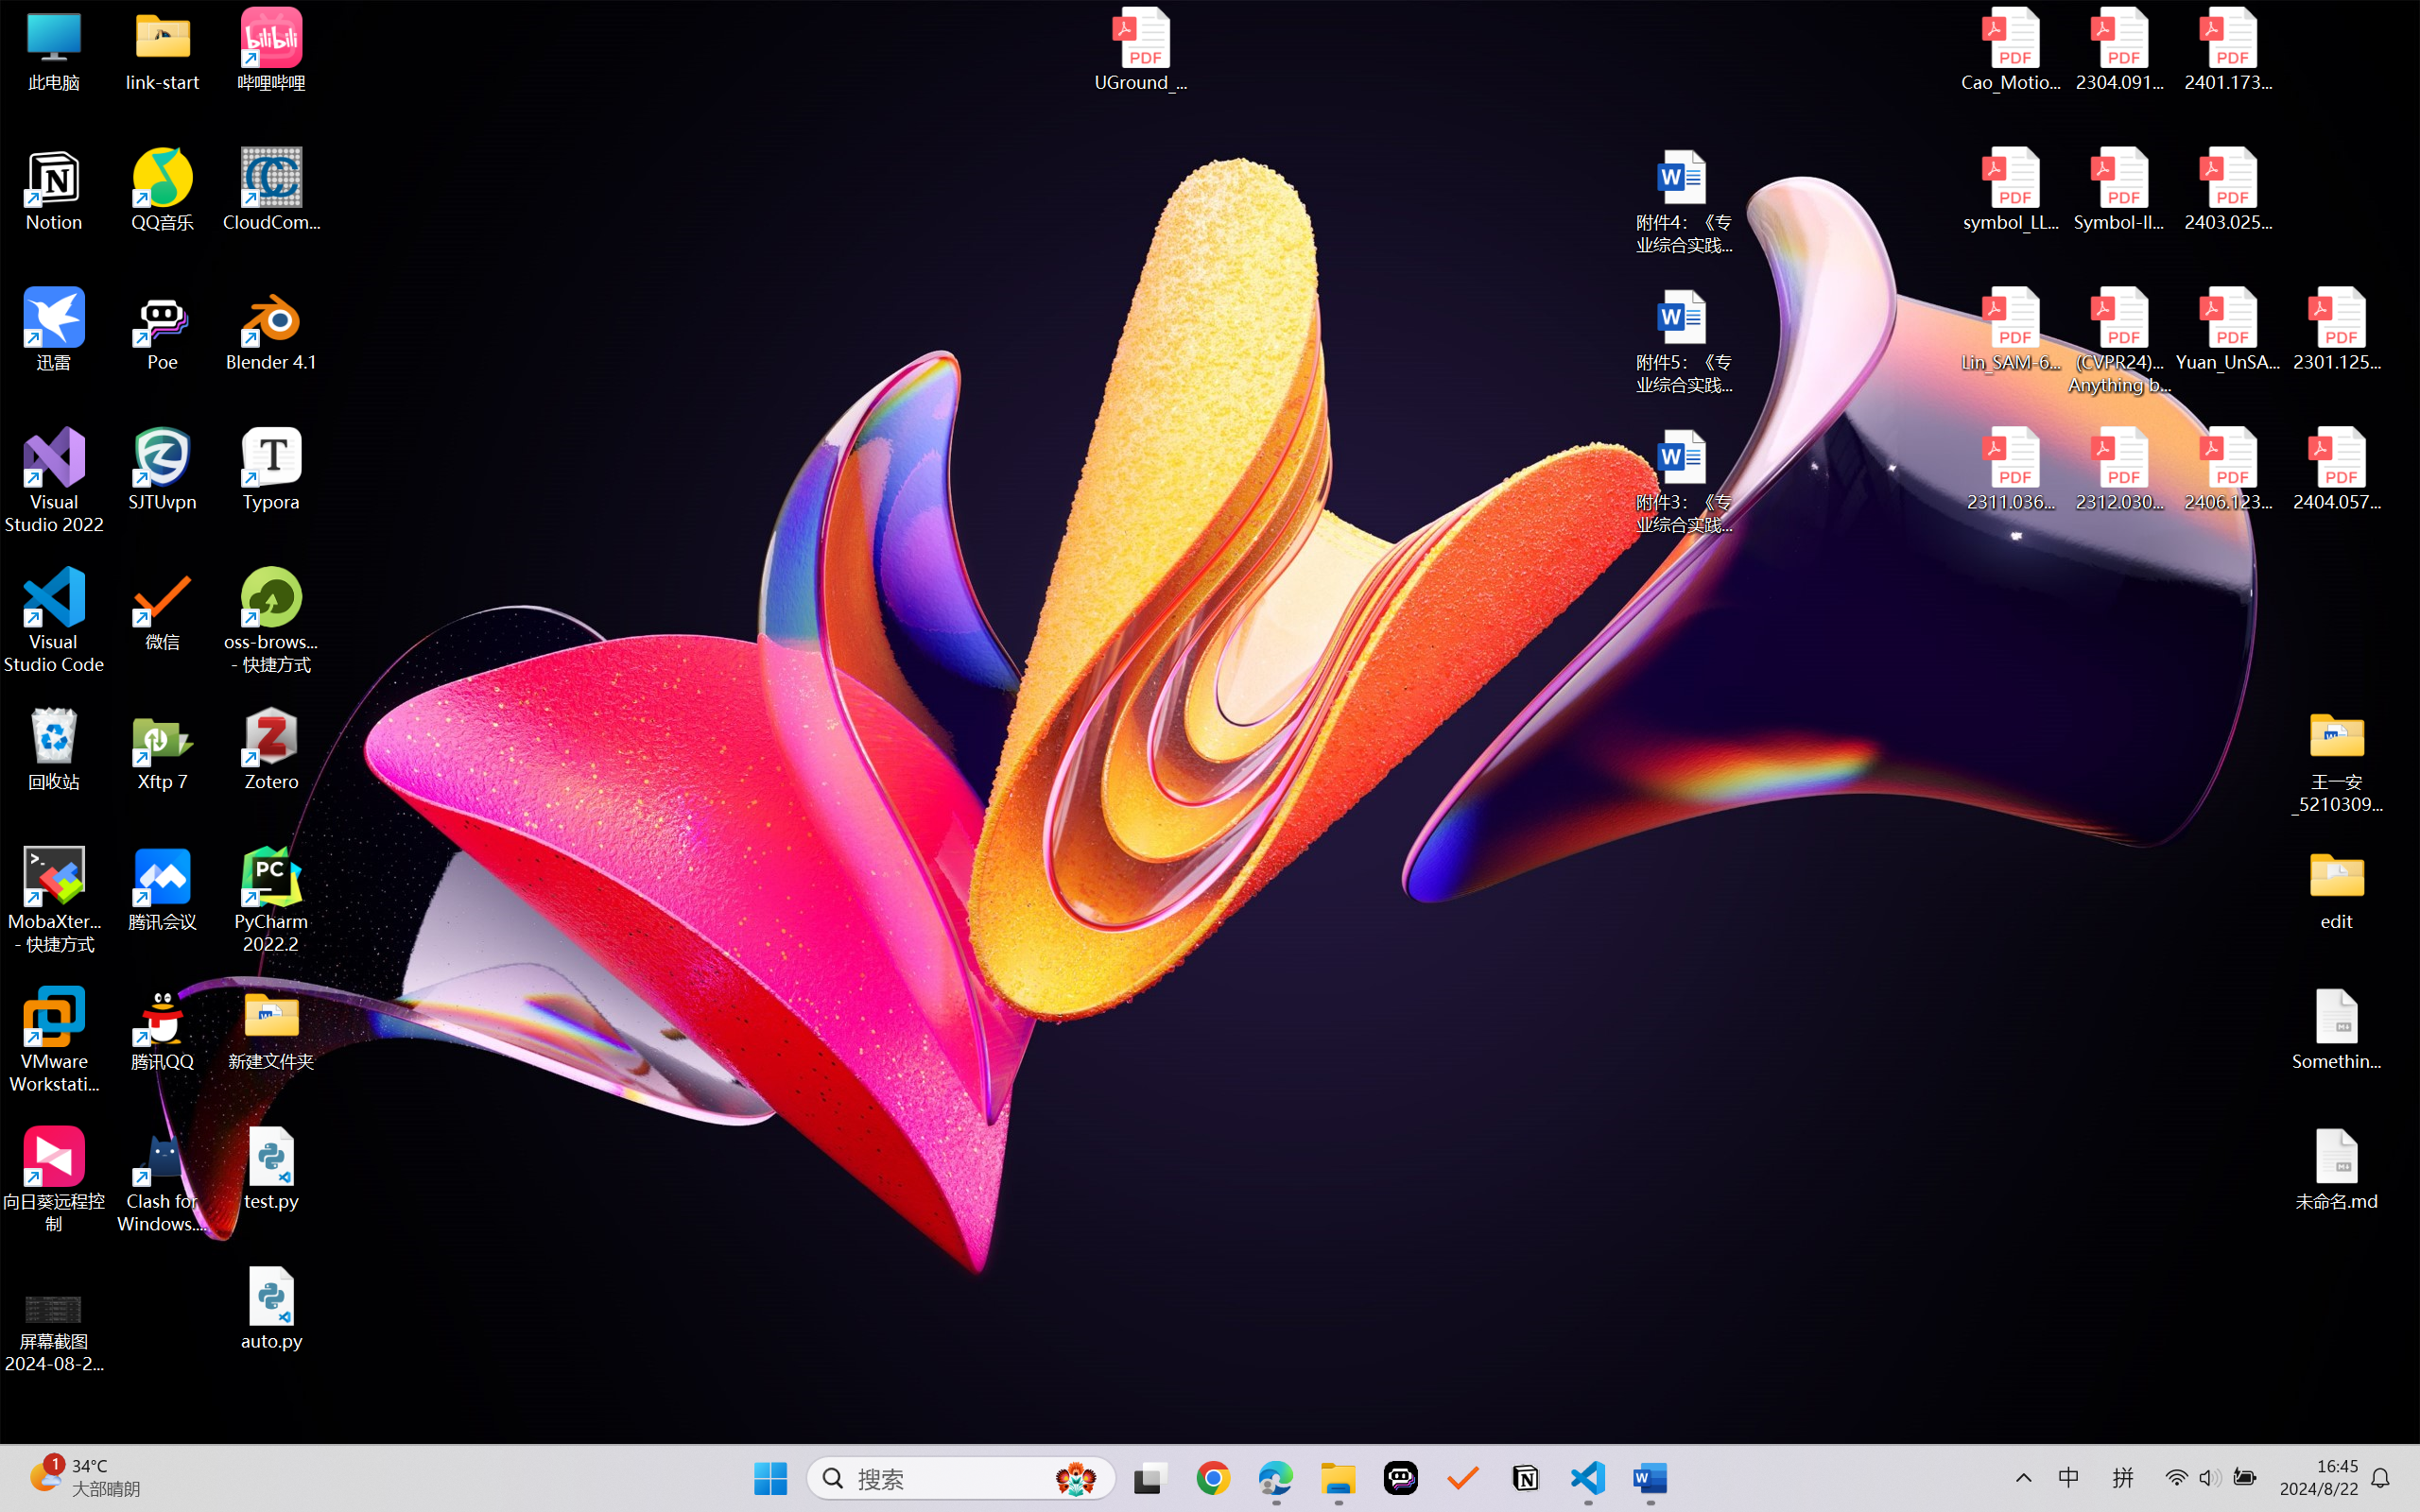 The width and height of the screenshot is (2420, 1512). Describe the element at coordinates (2335, 328) in the screenshot. I see `'2301.12597v3.pdf'` at that location.